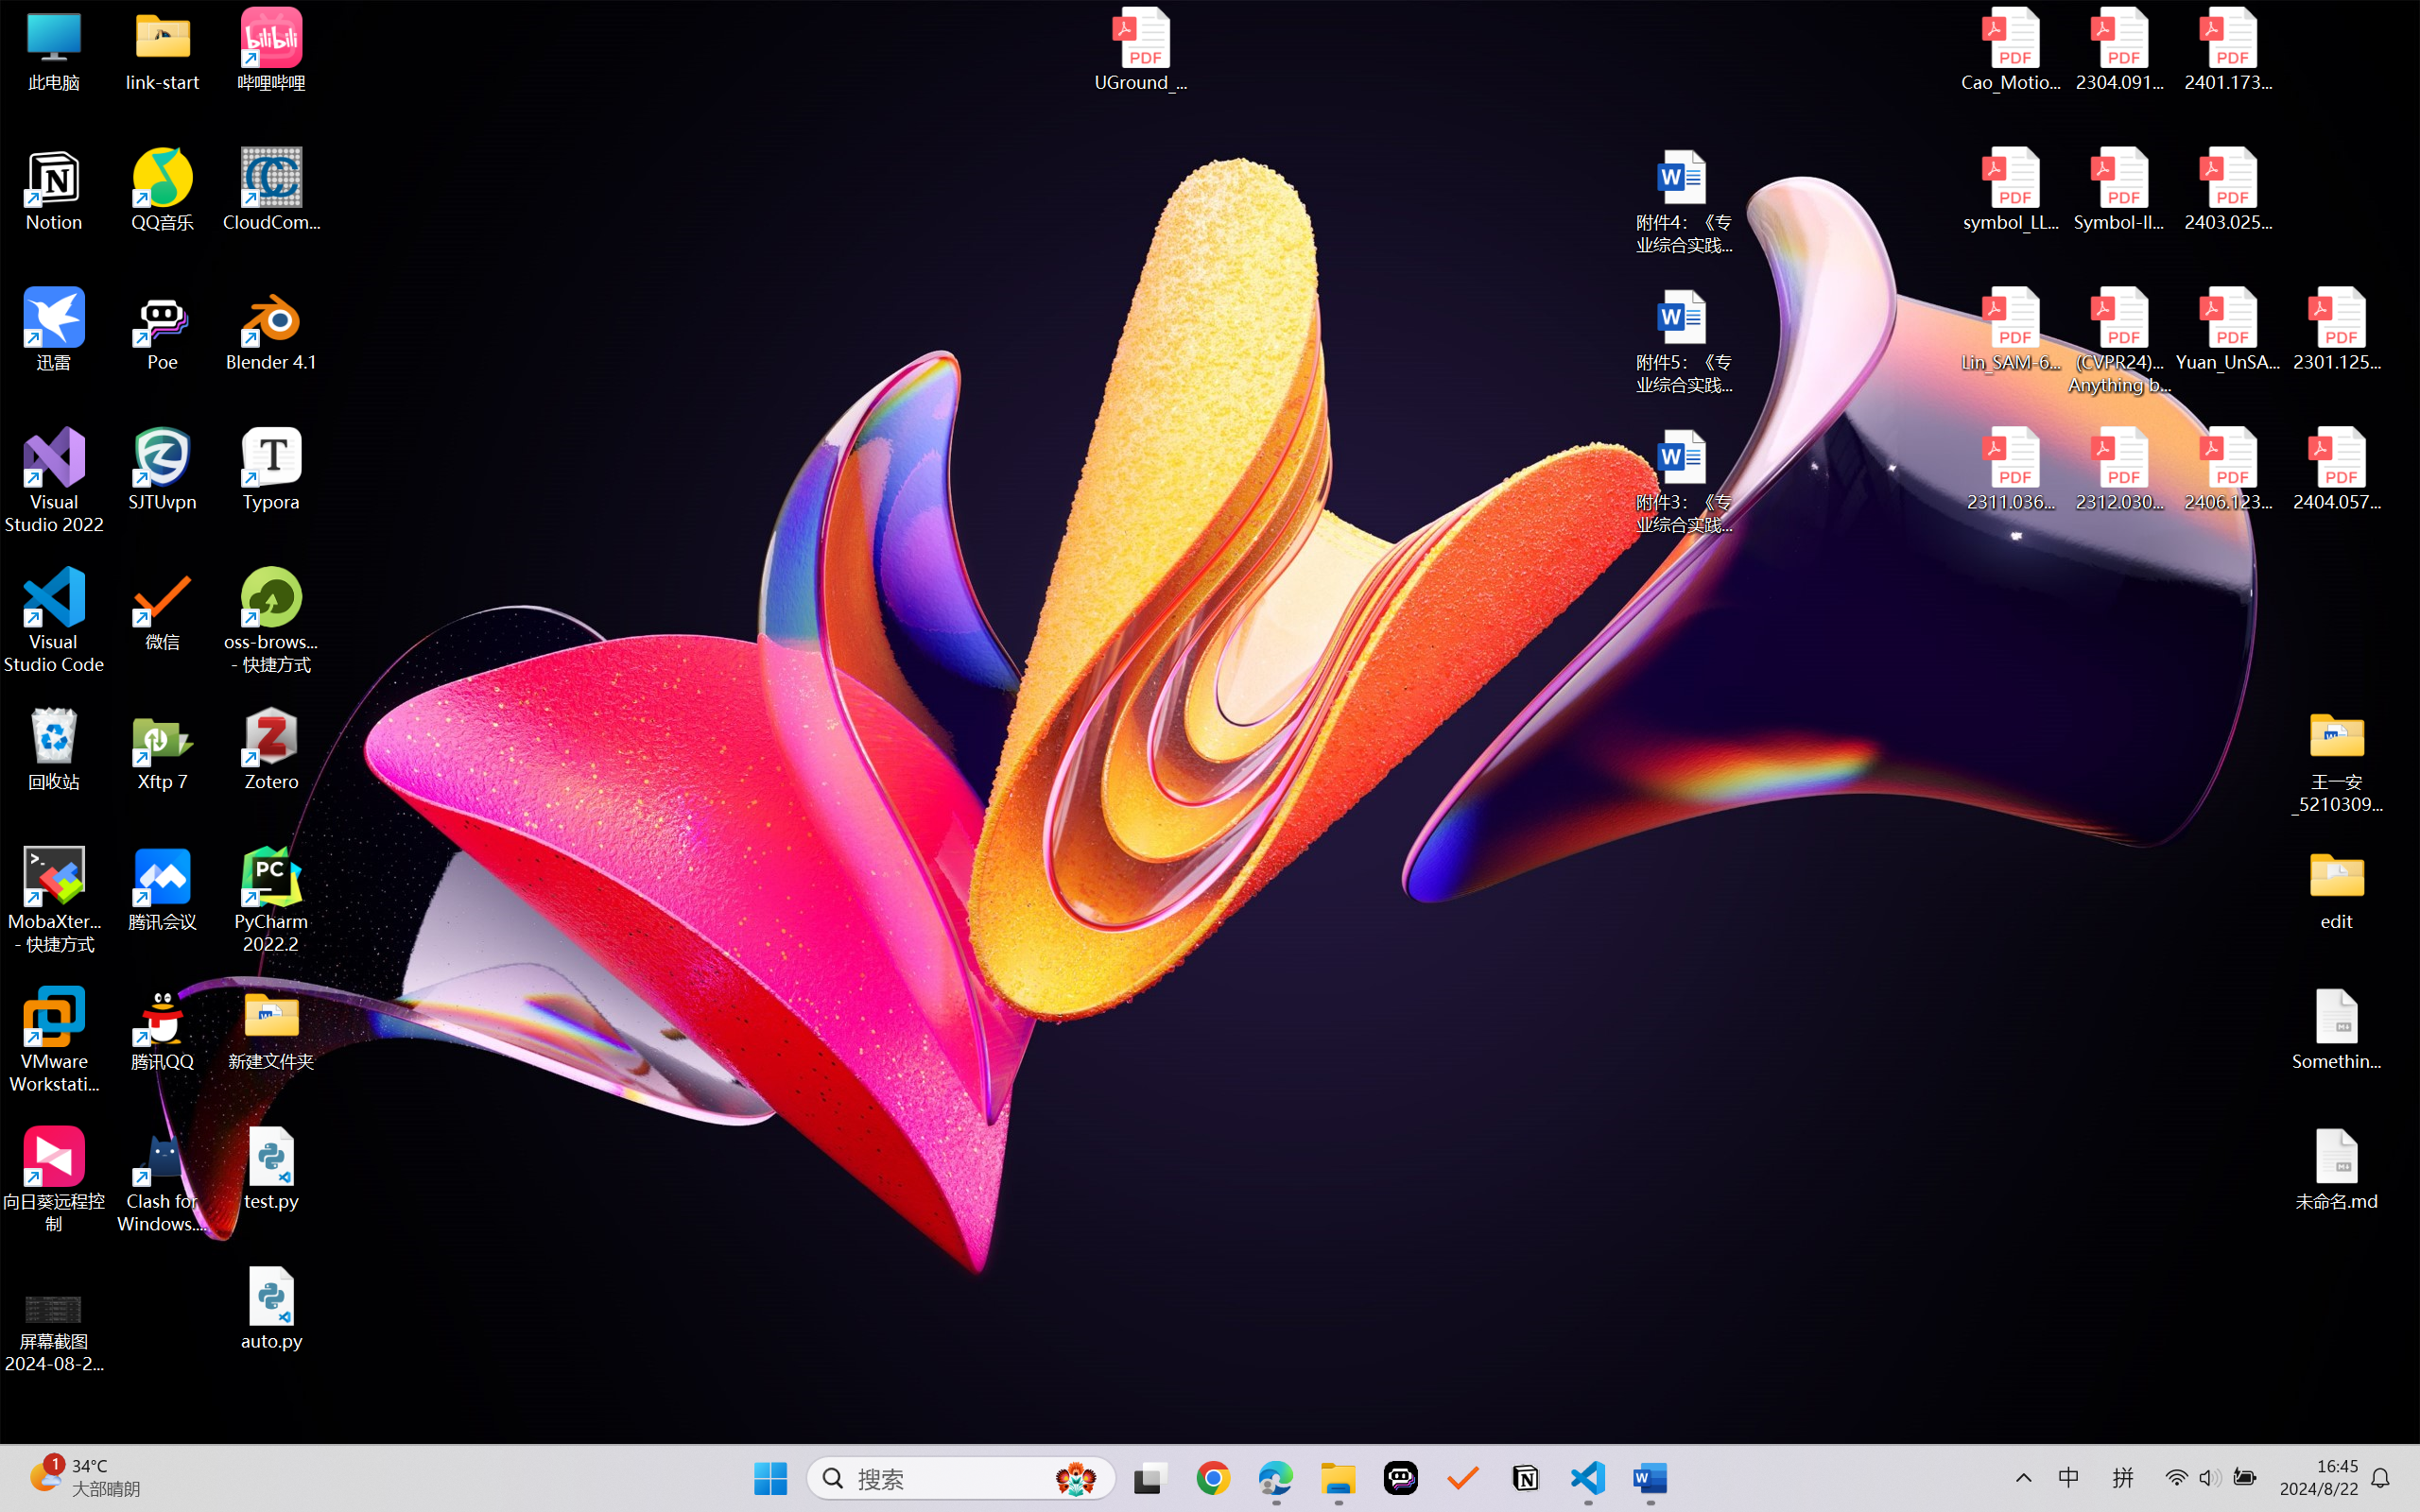 The width and height of the screenshot is (2420, 1512). Describe the element at coordinates (2335, 328) in the screenshot. I see `'2301.12597v3.pdf'` at that location.